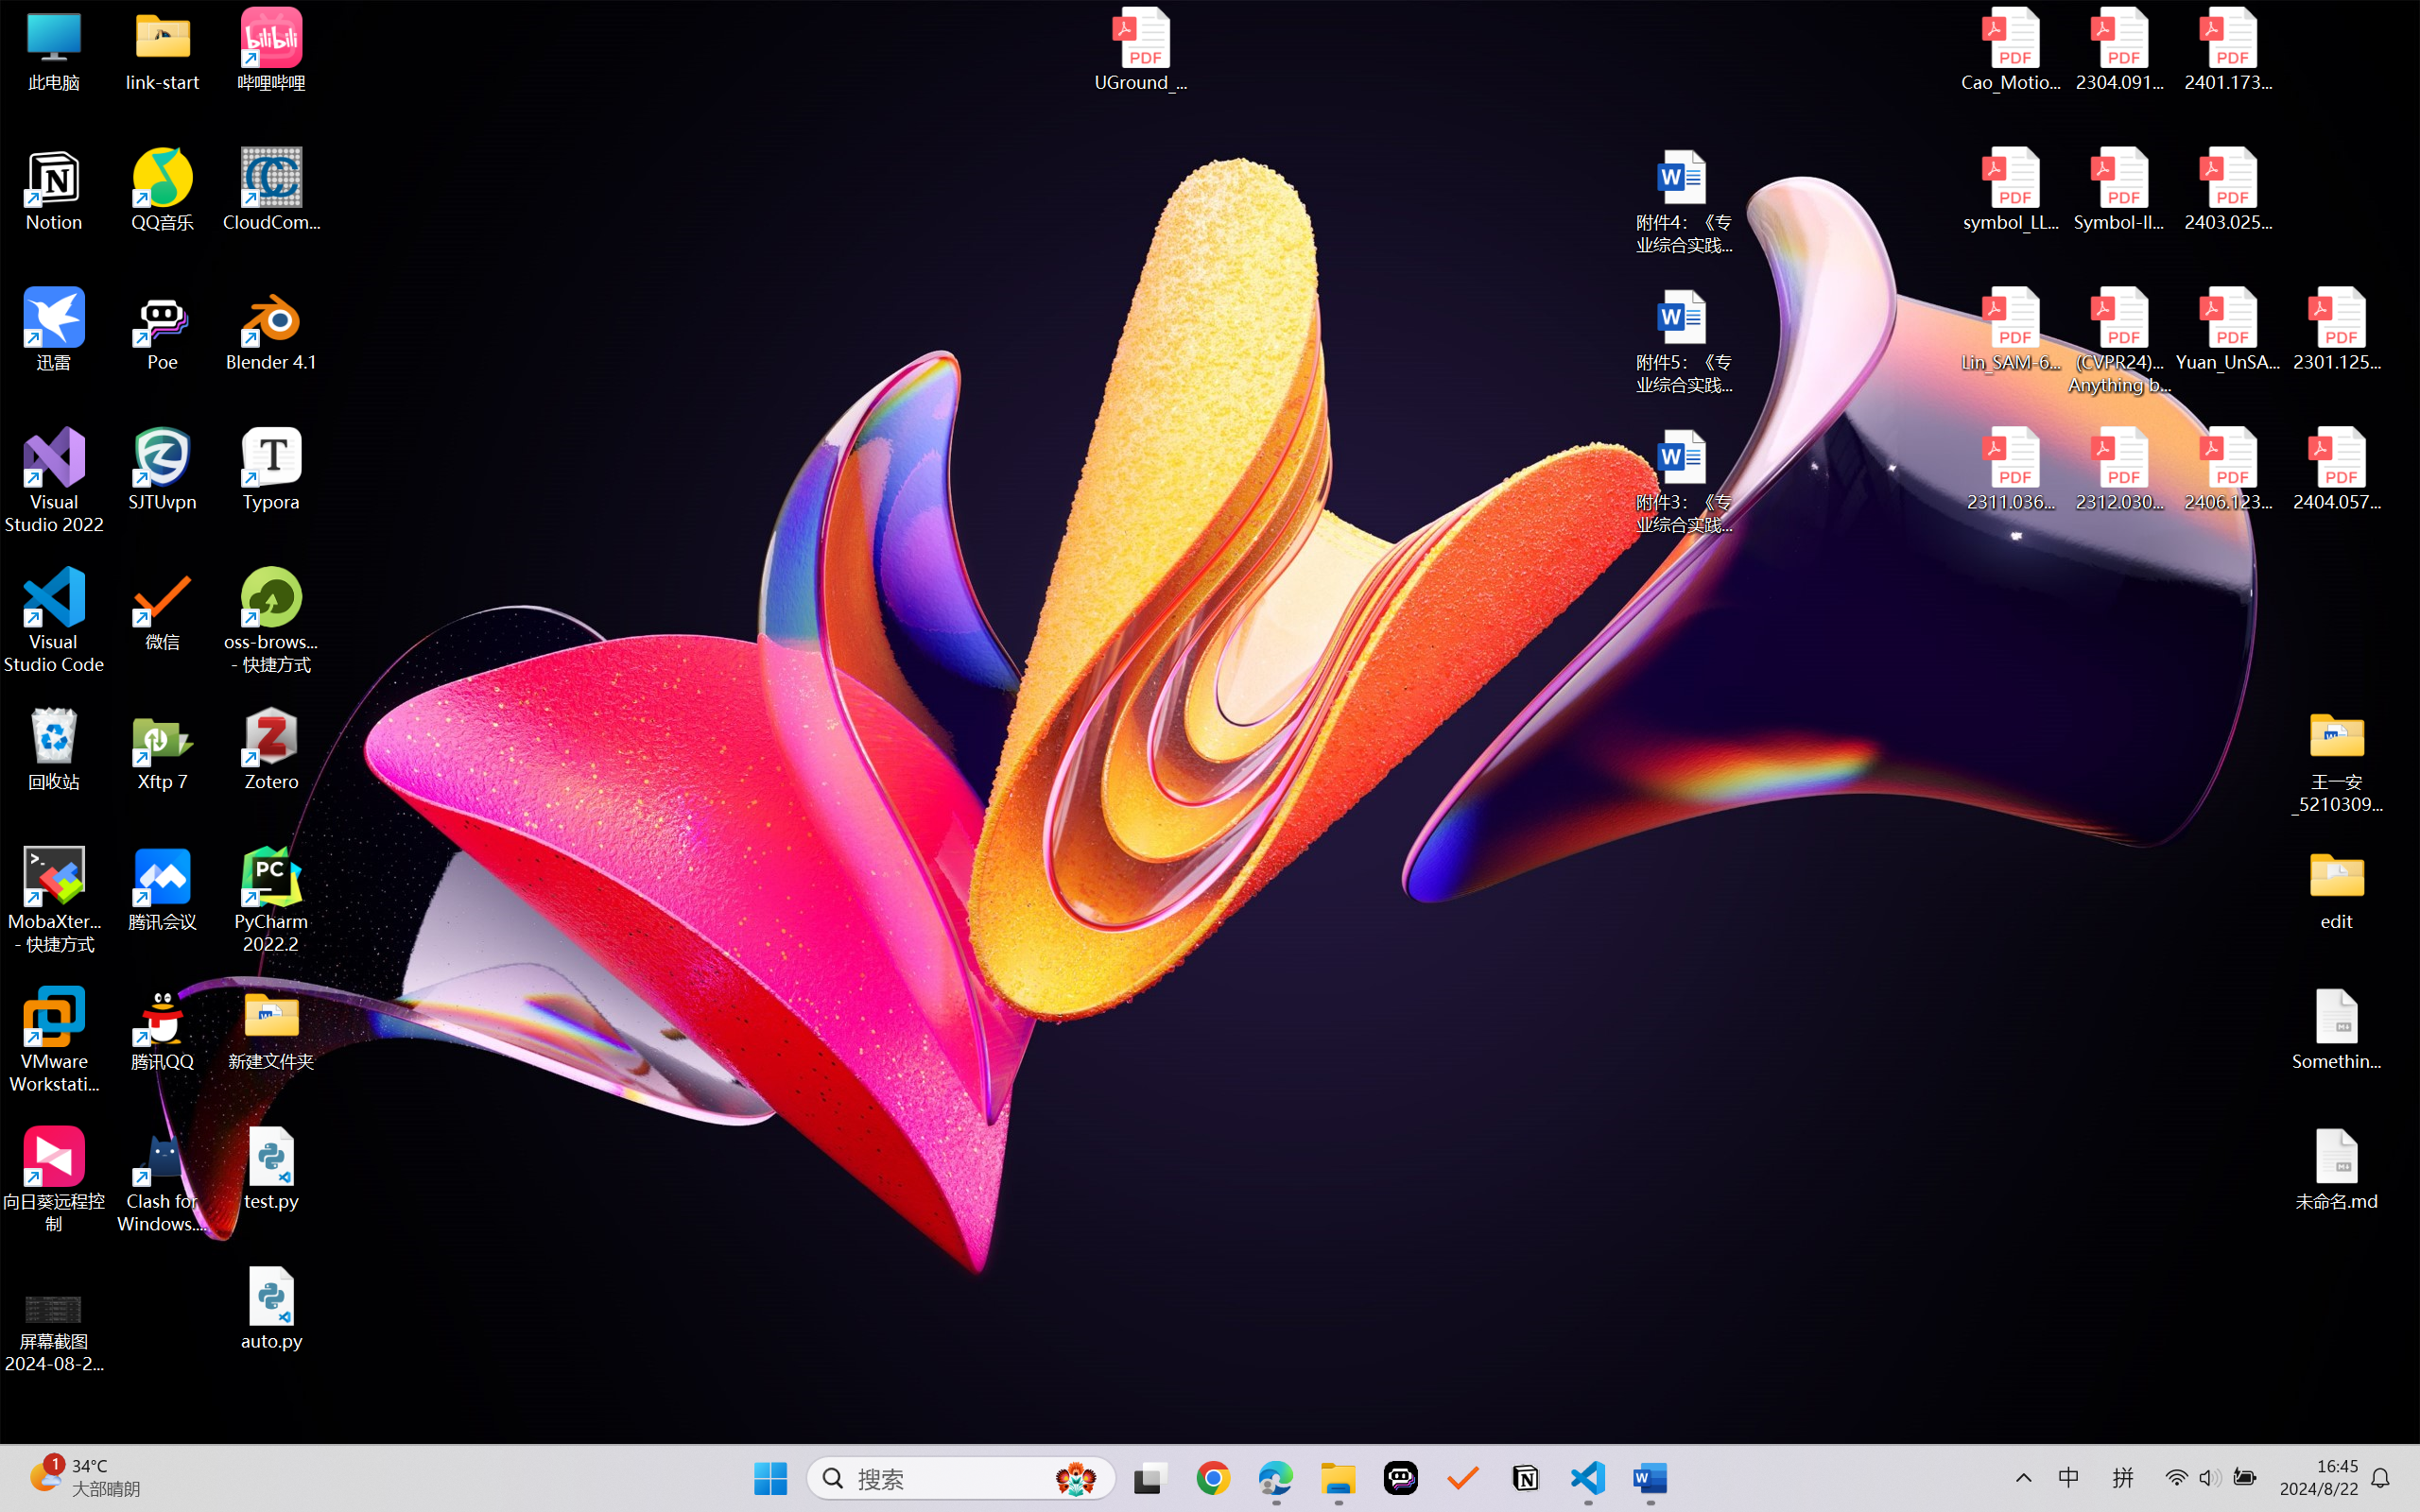 The width and height of the screenshot is (2420, 1512). Describe the element at coordinates (2335, 328) in the screenshot. I see `'2301.12597v3.pdf'` at that location.